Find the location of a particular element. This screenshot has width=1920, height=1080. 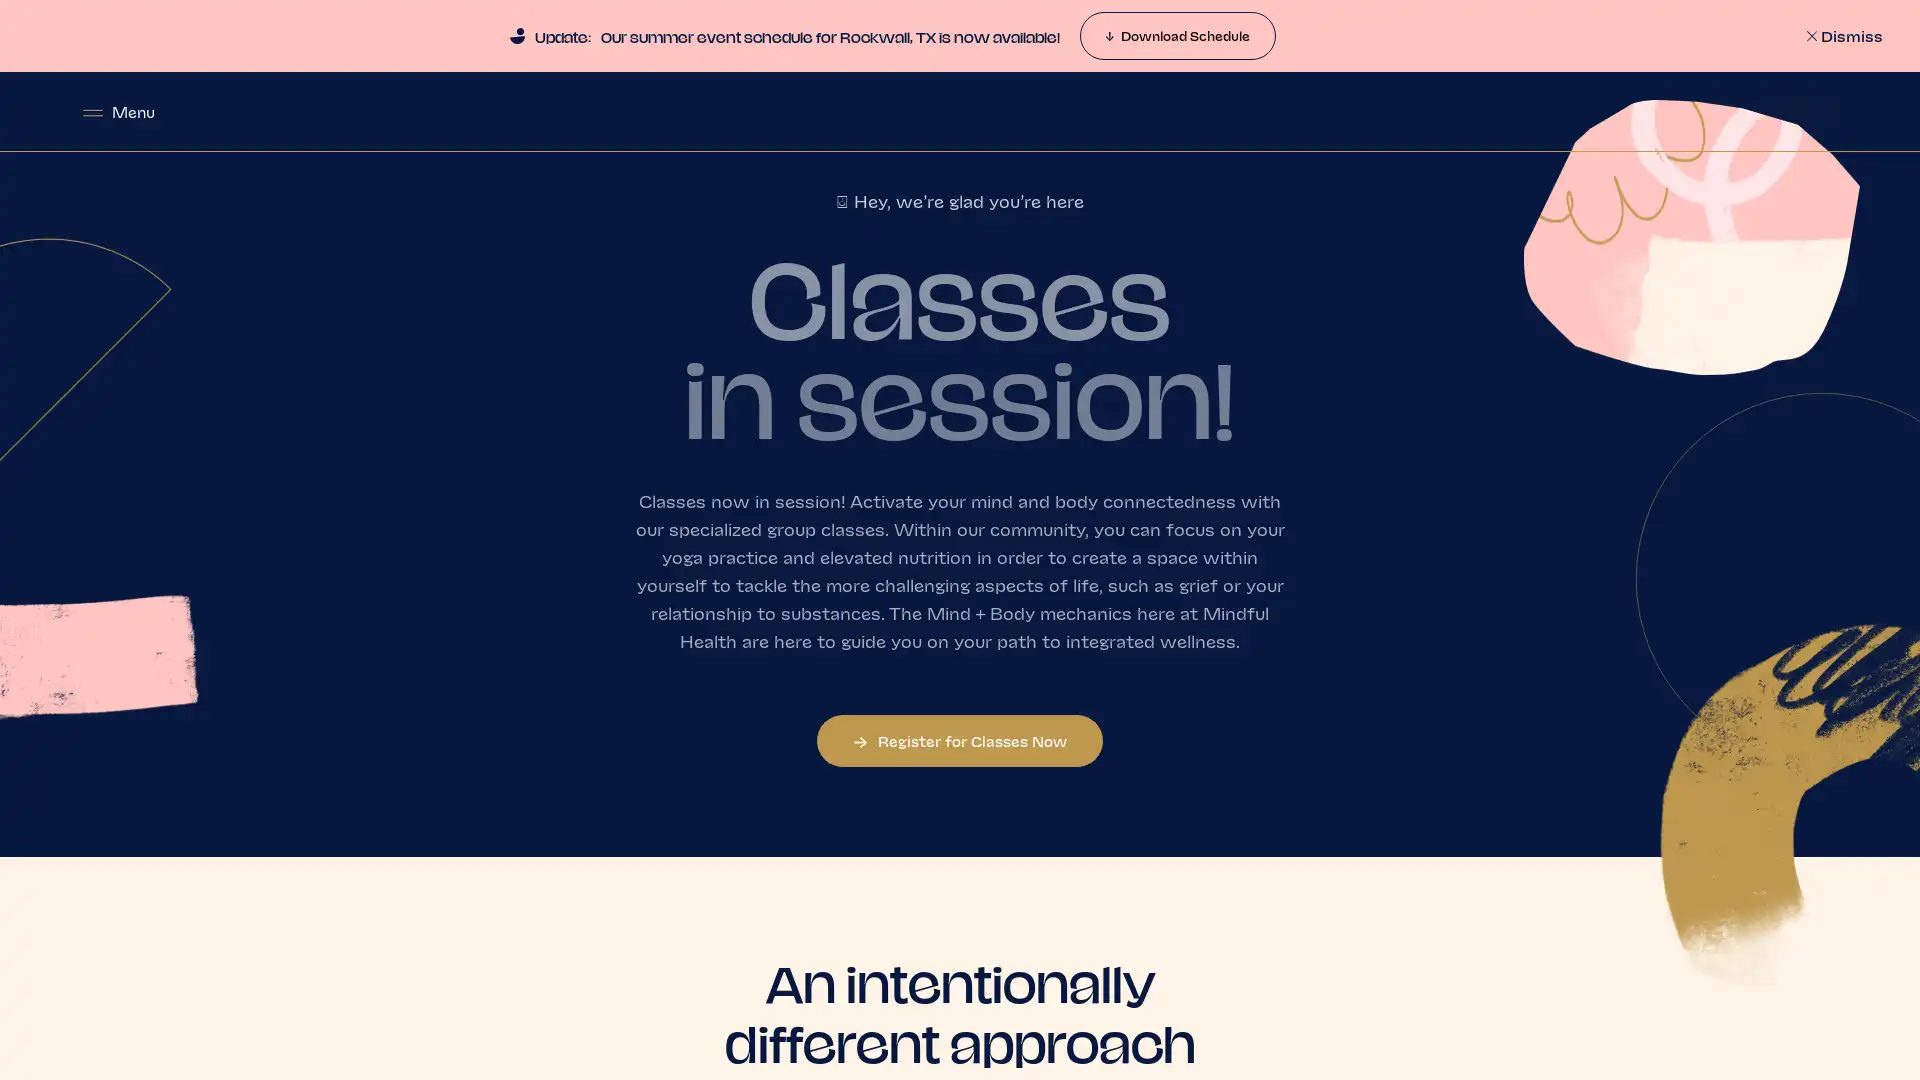

Dismiss is located at coordinates (1841, 35).